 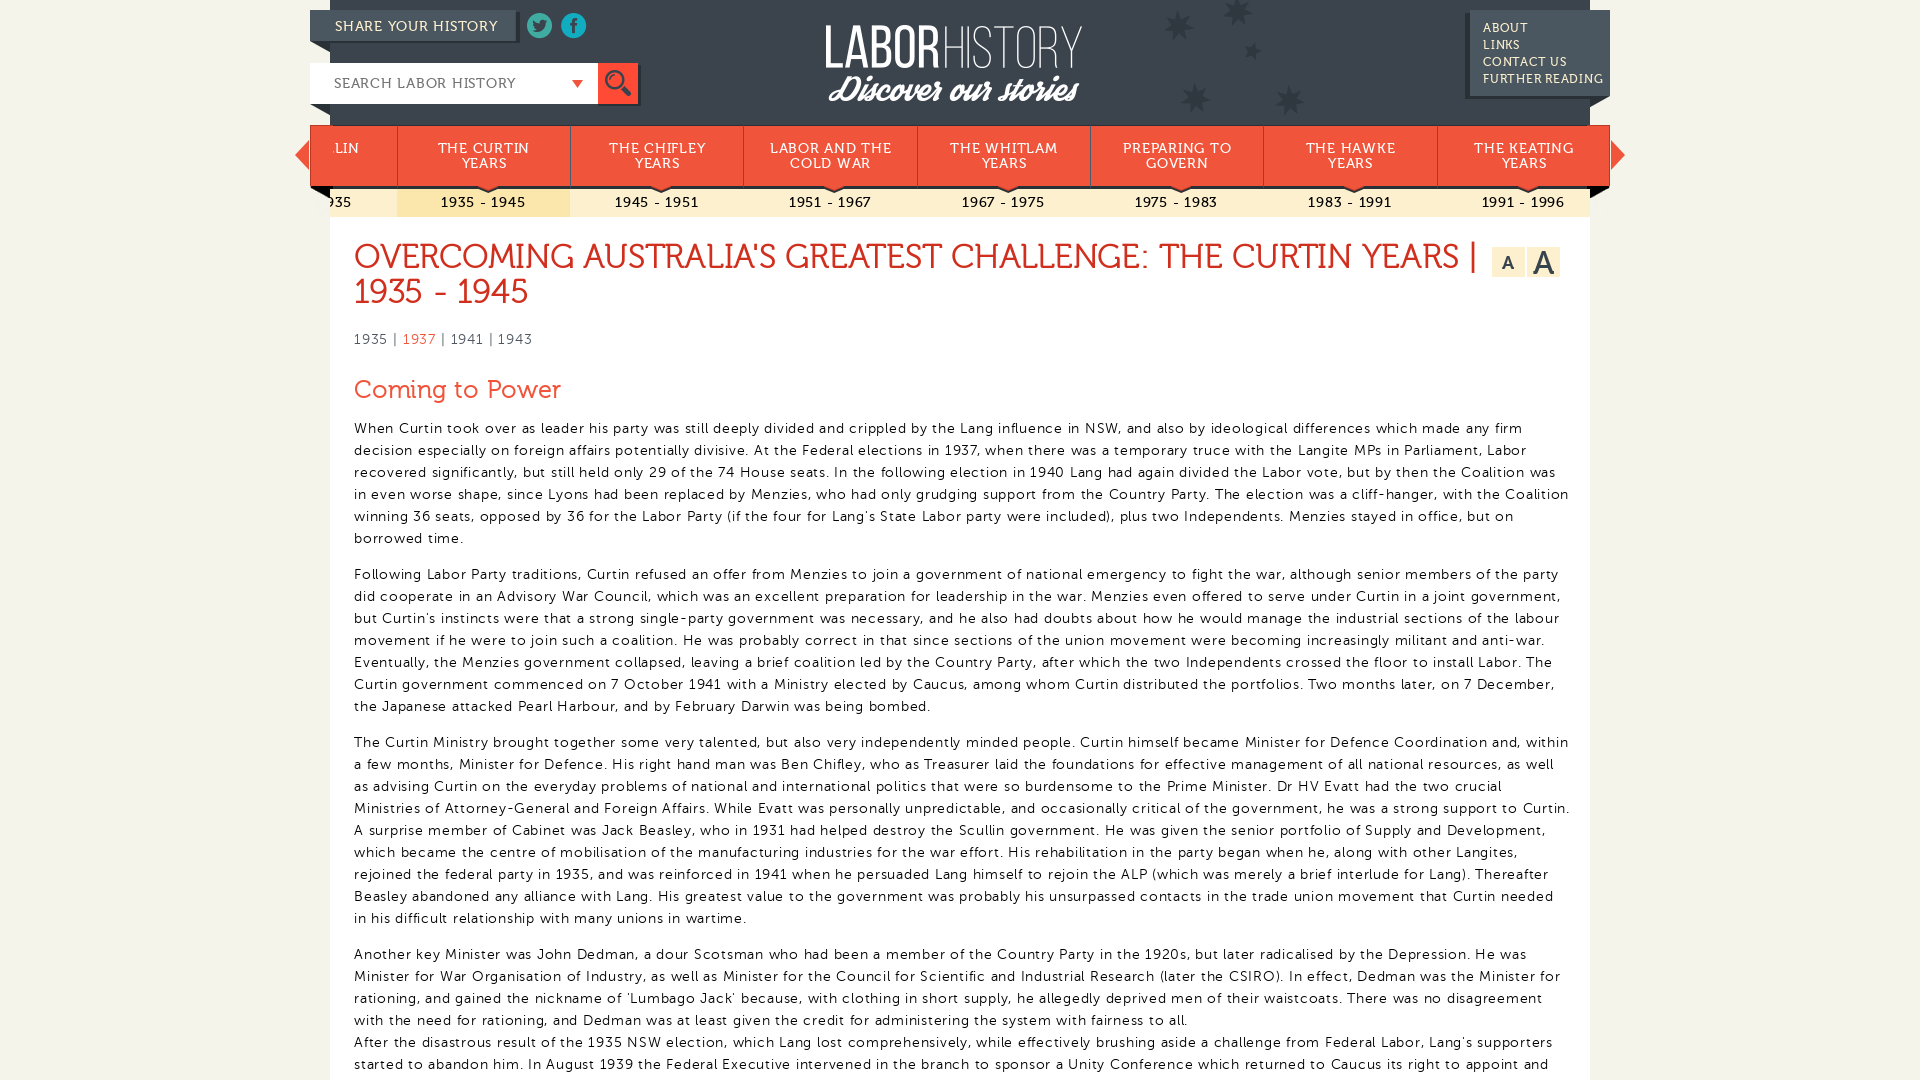 What do you see at coordinates (483, 202) in the screenshot?
I see `'1935 - 1945'` at bounding box center [483, 202].